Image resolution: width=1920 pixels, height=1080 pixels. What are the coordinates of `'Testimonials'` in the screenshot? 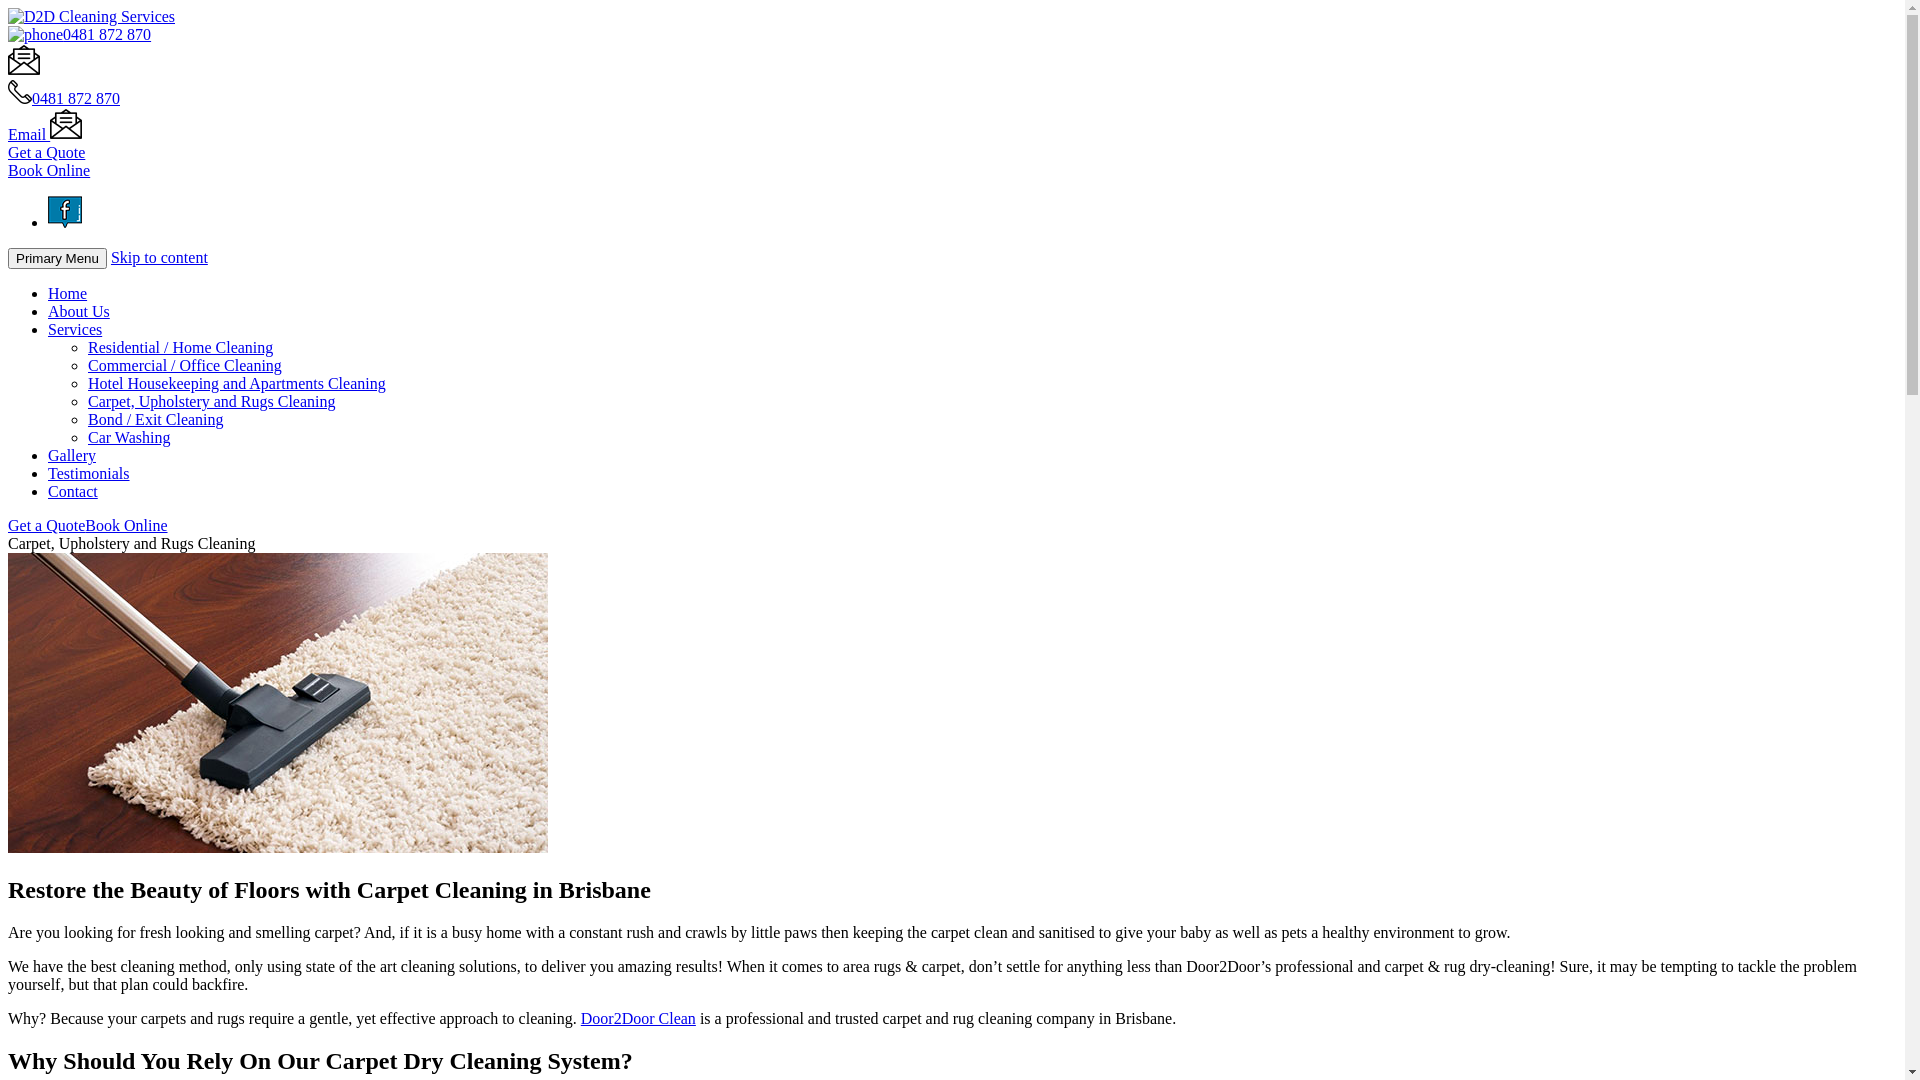 It's located at (88, 473).